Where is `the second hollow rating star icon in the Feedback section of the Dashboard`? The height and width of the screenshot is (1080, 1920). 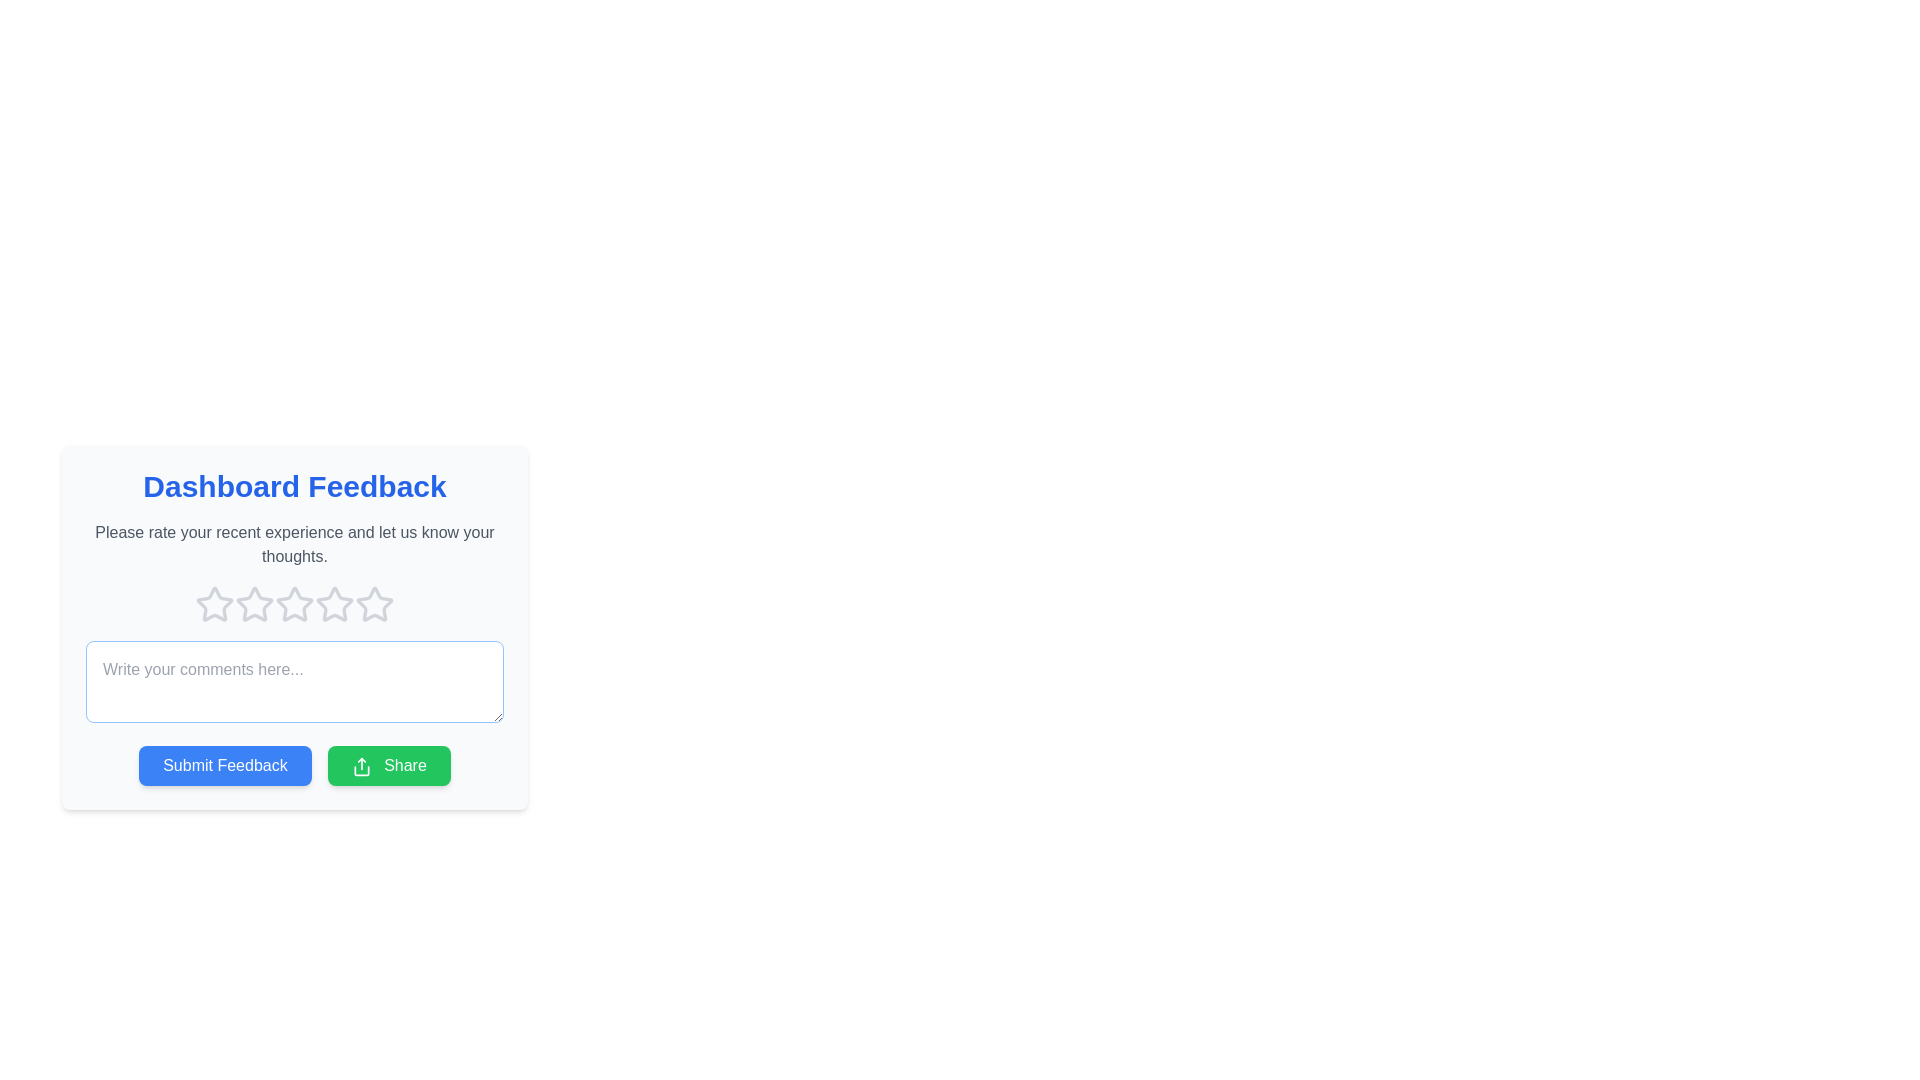 the second hollow rating star icon in the Feedback section of the Dashboard is located at coordinates (253, 603).